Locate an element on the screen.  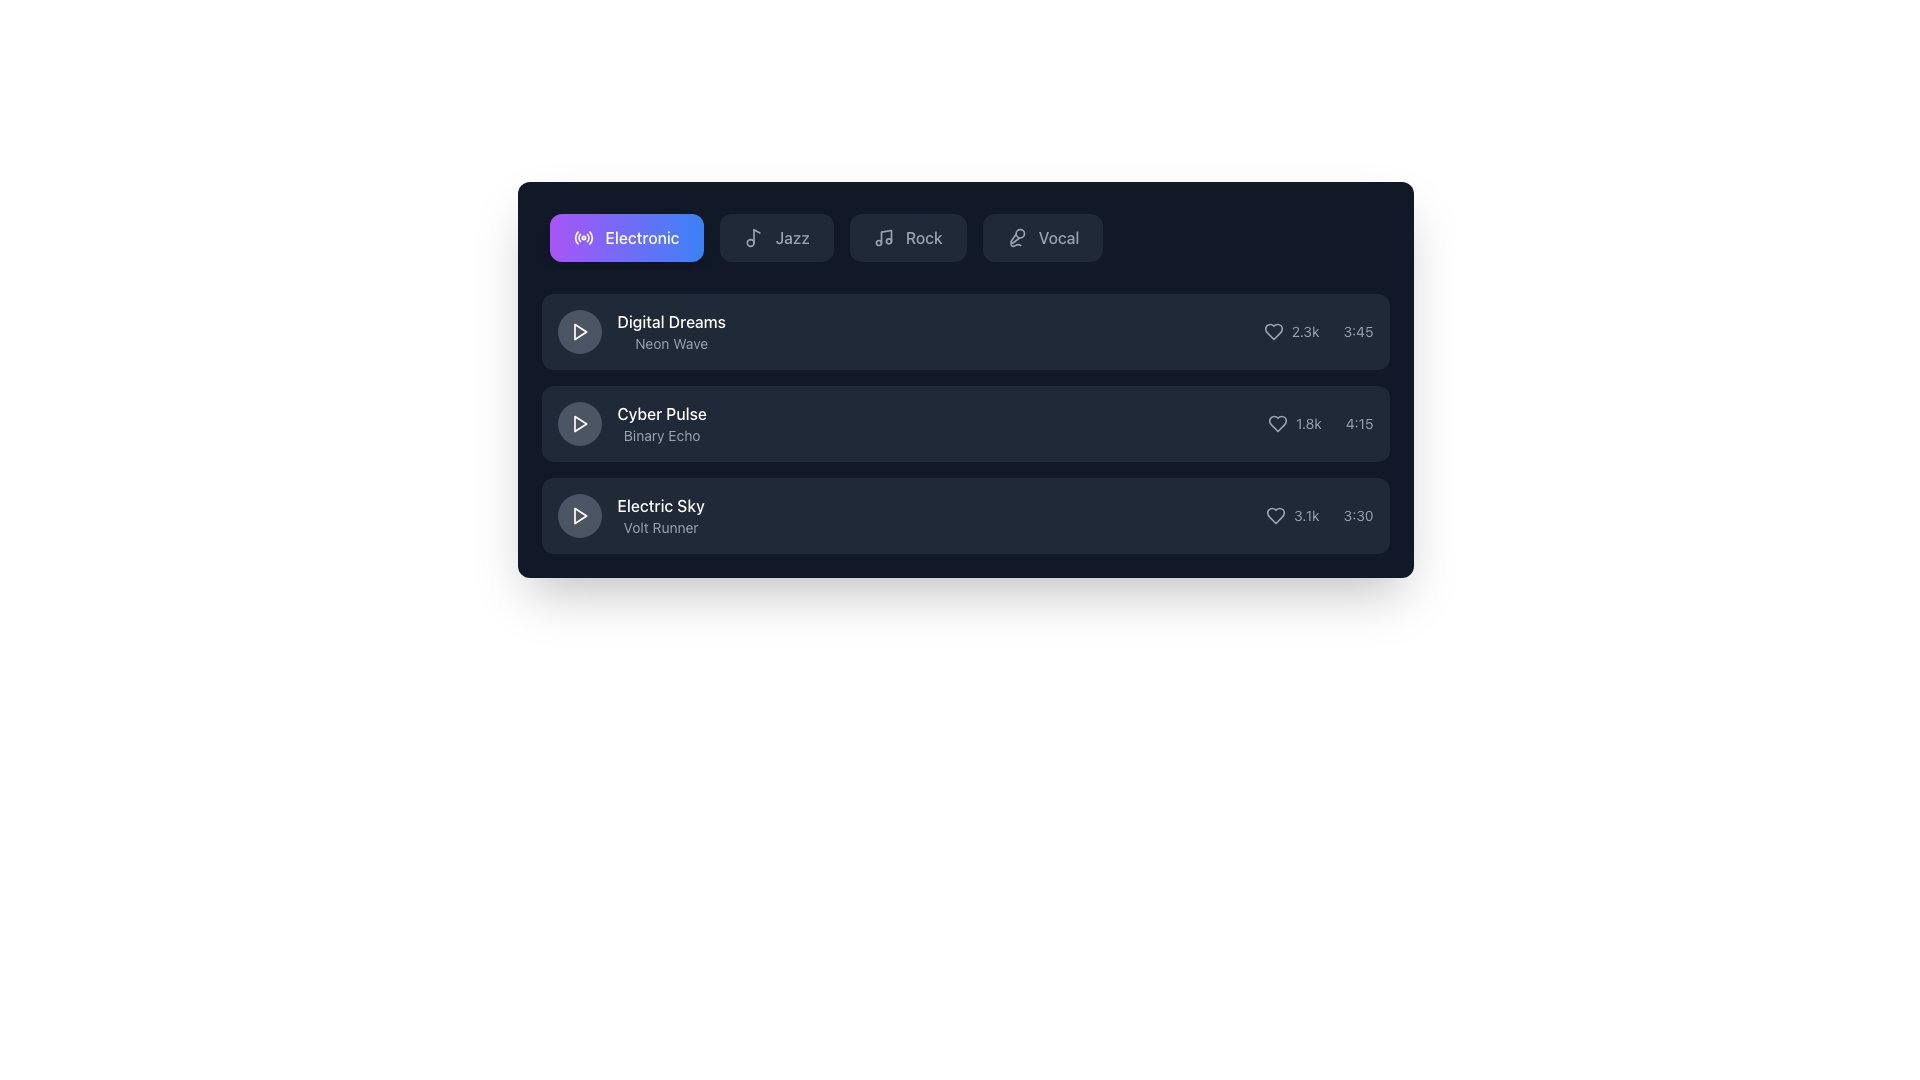
the Jazz genre icon in the music genre selection menu, which is located between the Electronic and Rock buttons is located at coordinates (752, 237).